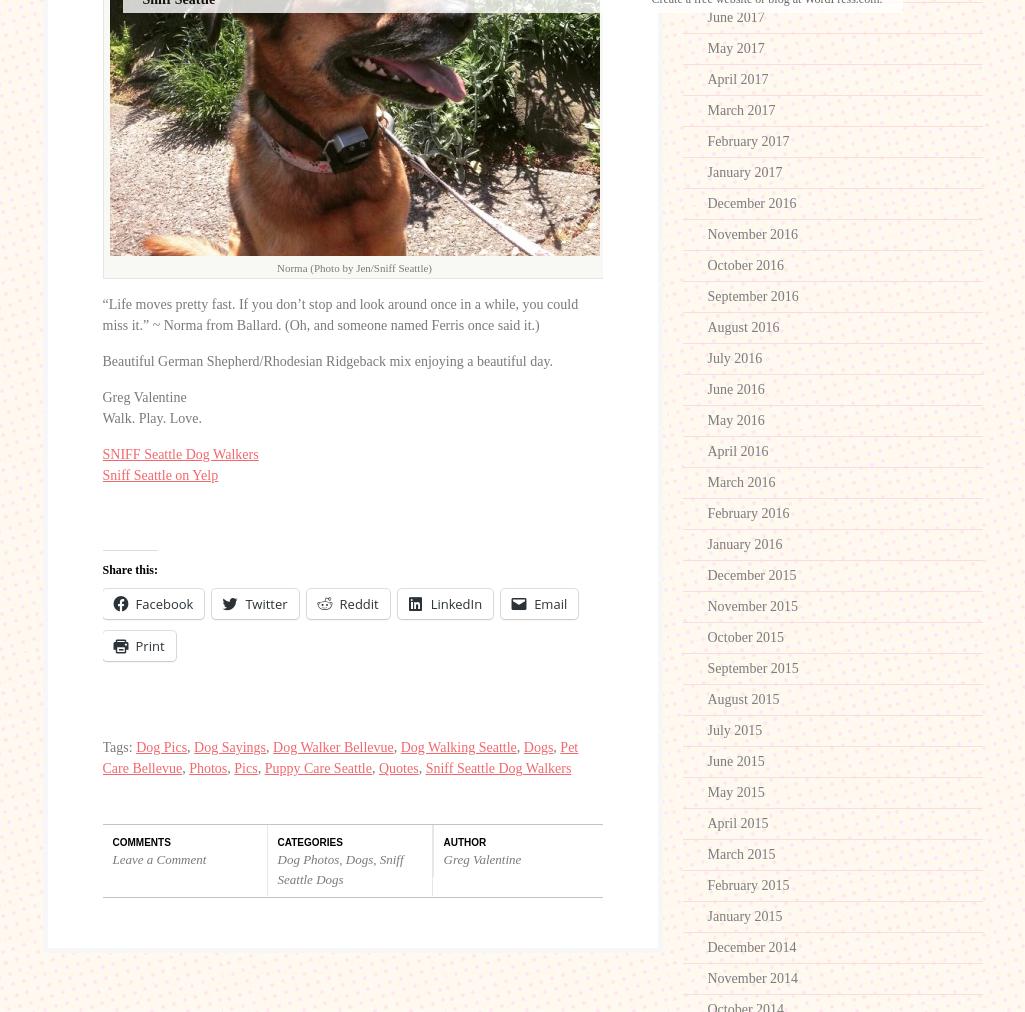  What do you see at coordinates (326, 359) in the screenshot?
I see `'Beautiful German Shepherd/Rhodesian Ridgeback mix enjoying a beautiful day.'` at bounding box center [326, 359].